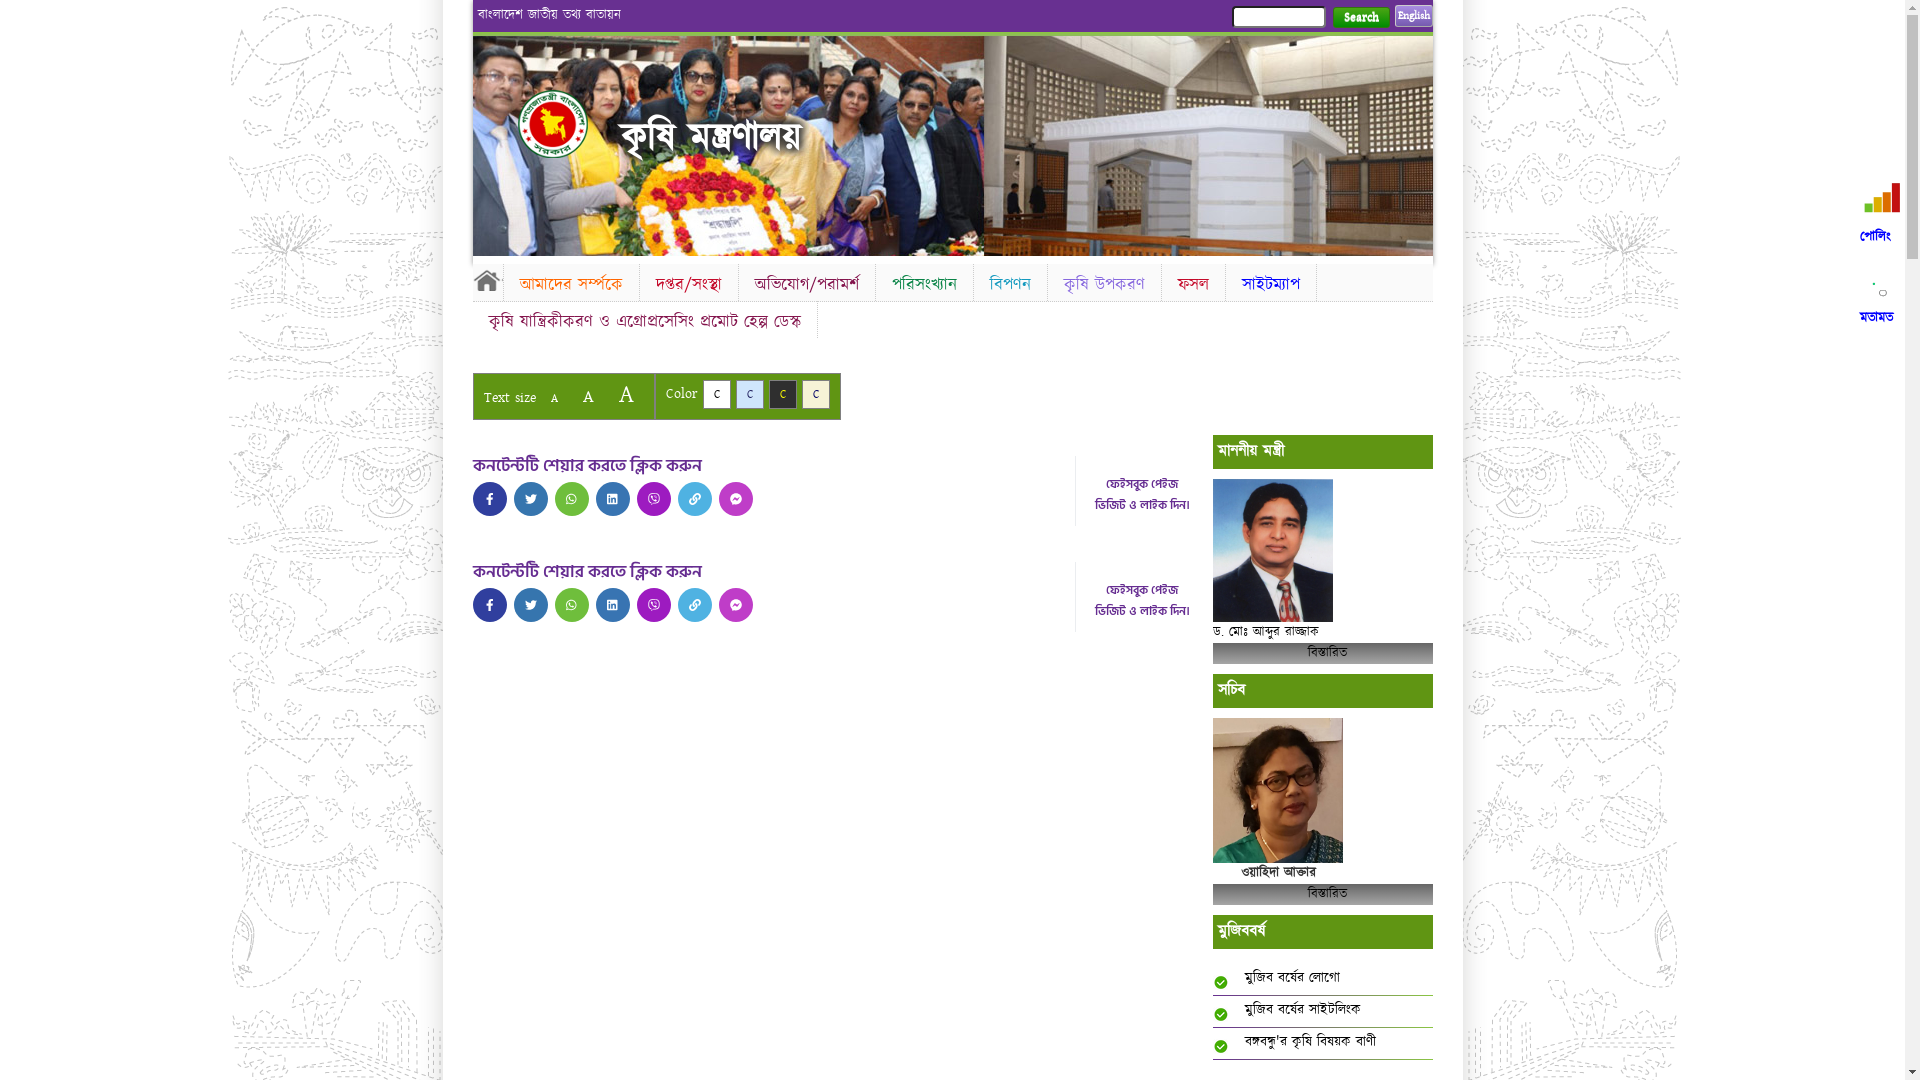 The width and height of the screenshot is (1920, 1080). Describe the element at coordinates (734, 394) in the screenshot. I see `'C'` at that location.